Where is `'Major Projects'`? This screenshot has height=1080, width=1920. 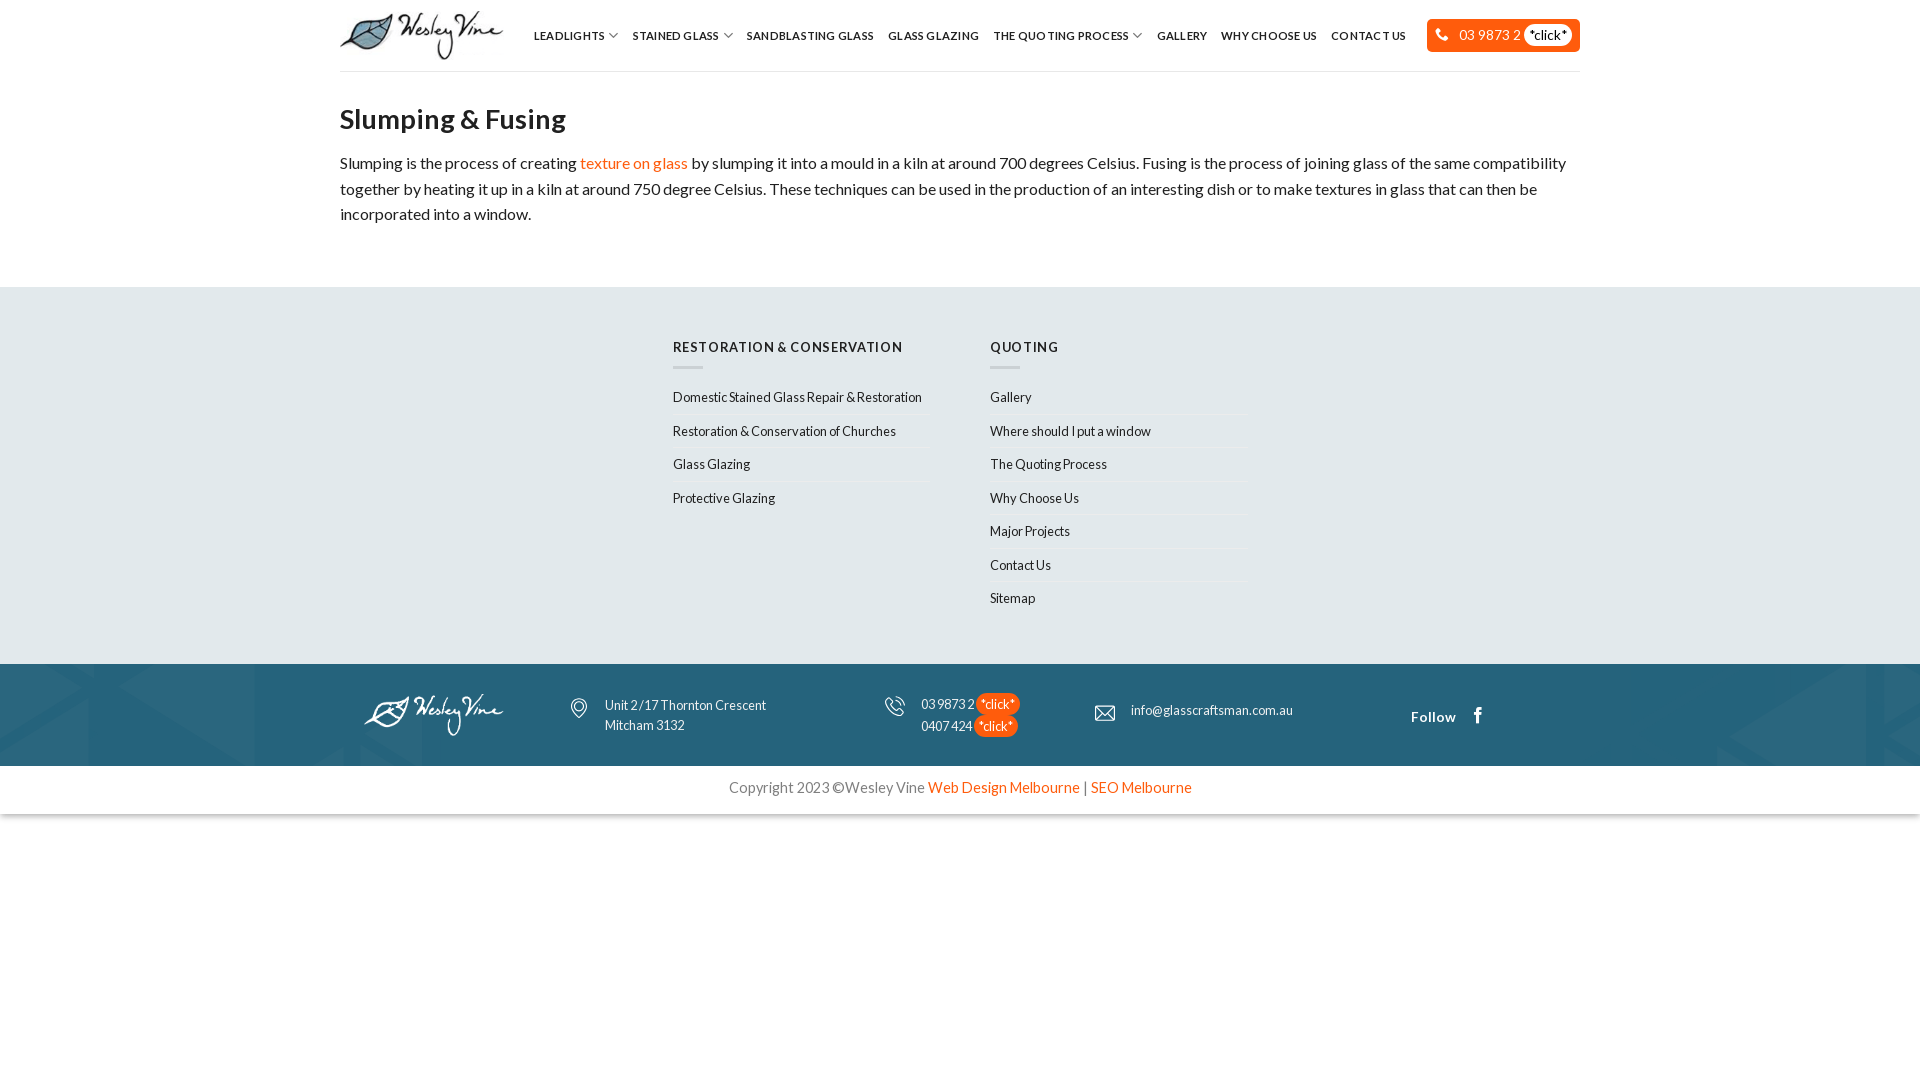
'Major Projects' is located at coordinates (1030, 530).